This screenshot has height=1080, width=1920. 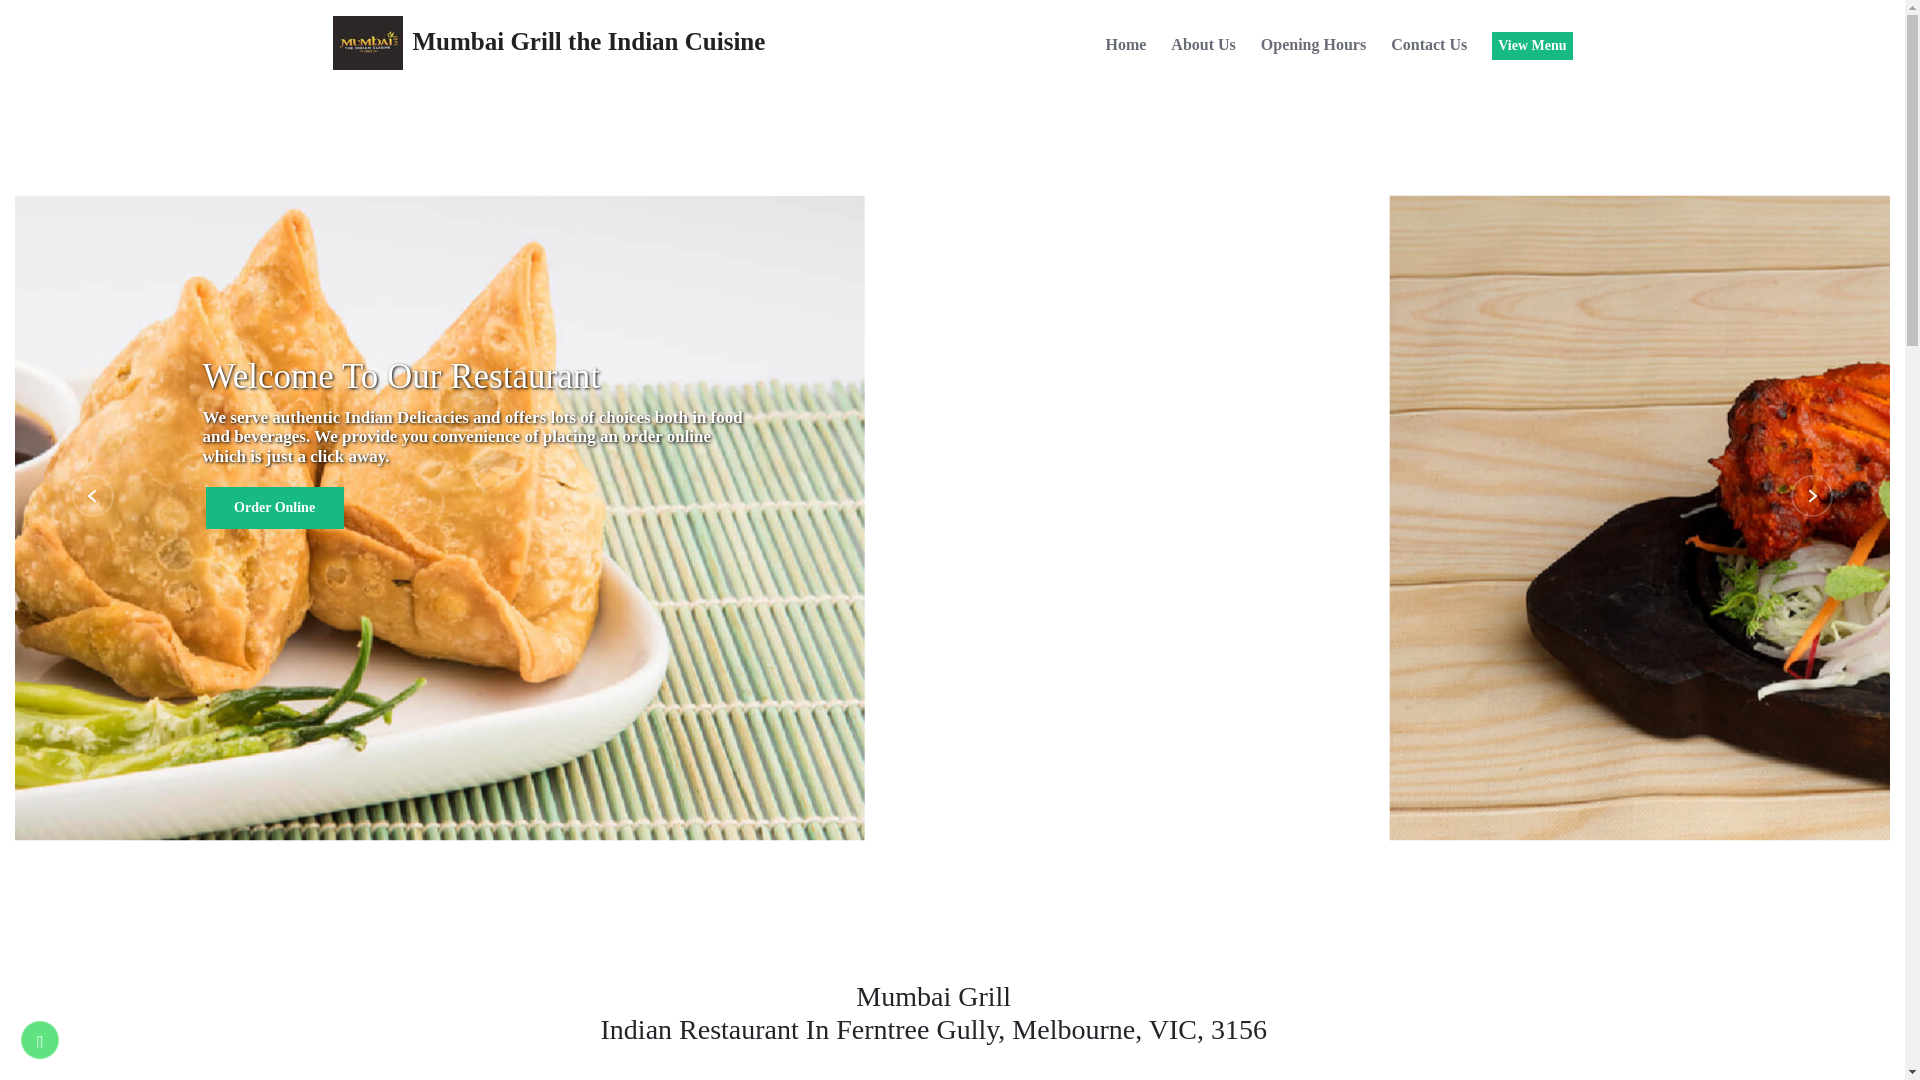 I want to click on 'Contact Us', so click(x=1390, y=46).